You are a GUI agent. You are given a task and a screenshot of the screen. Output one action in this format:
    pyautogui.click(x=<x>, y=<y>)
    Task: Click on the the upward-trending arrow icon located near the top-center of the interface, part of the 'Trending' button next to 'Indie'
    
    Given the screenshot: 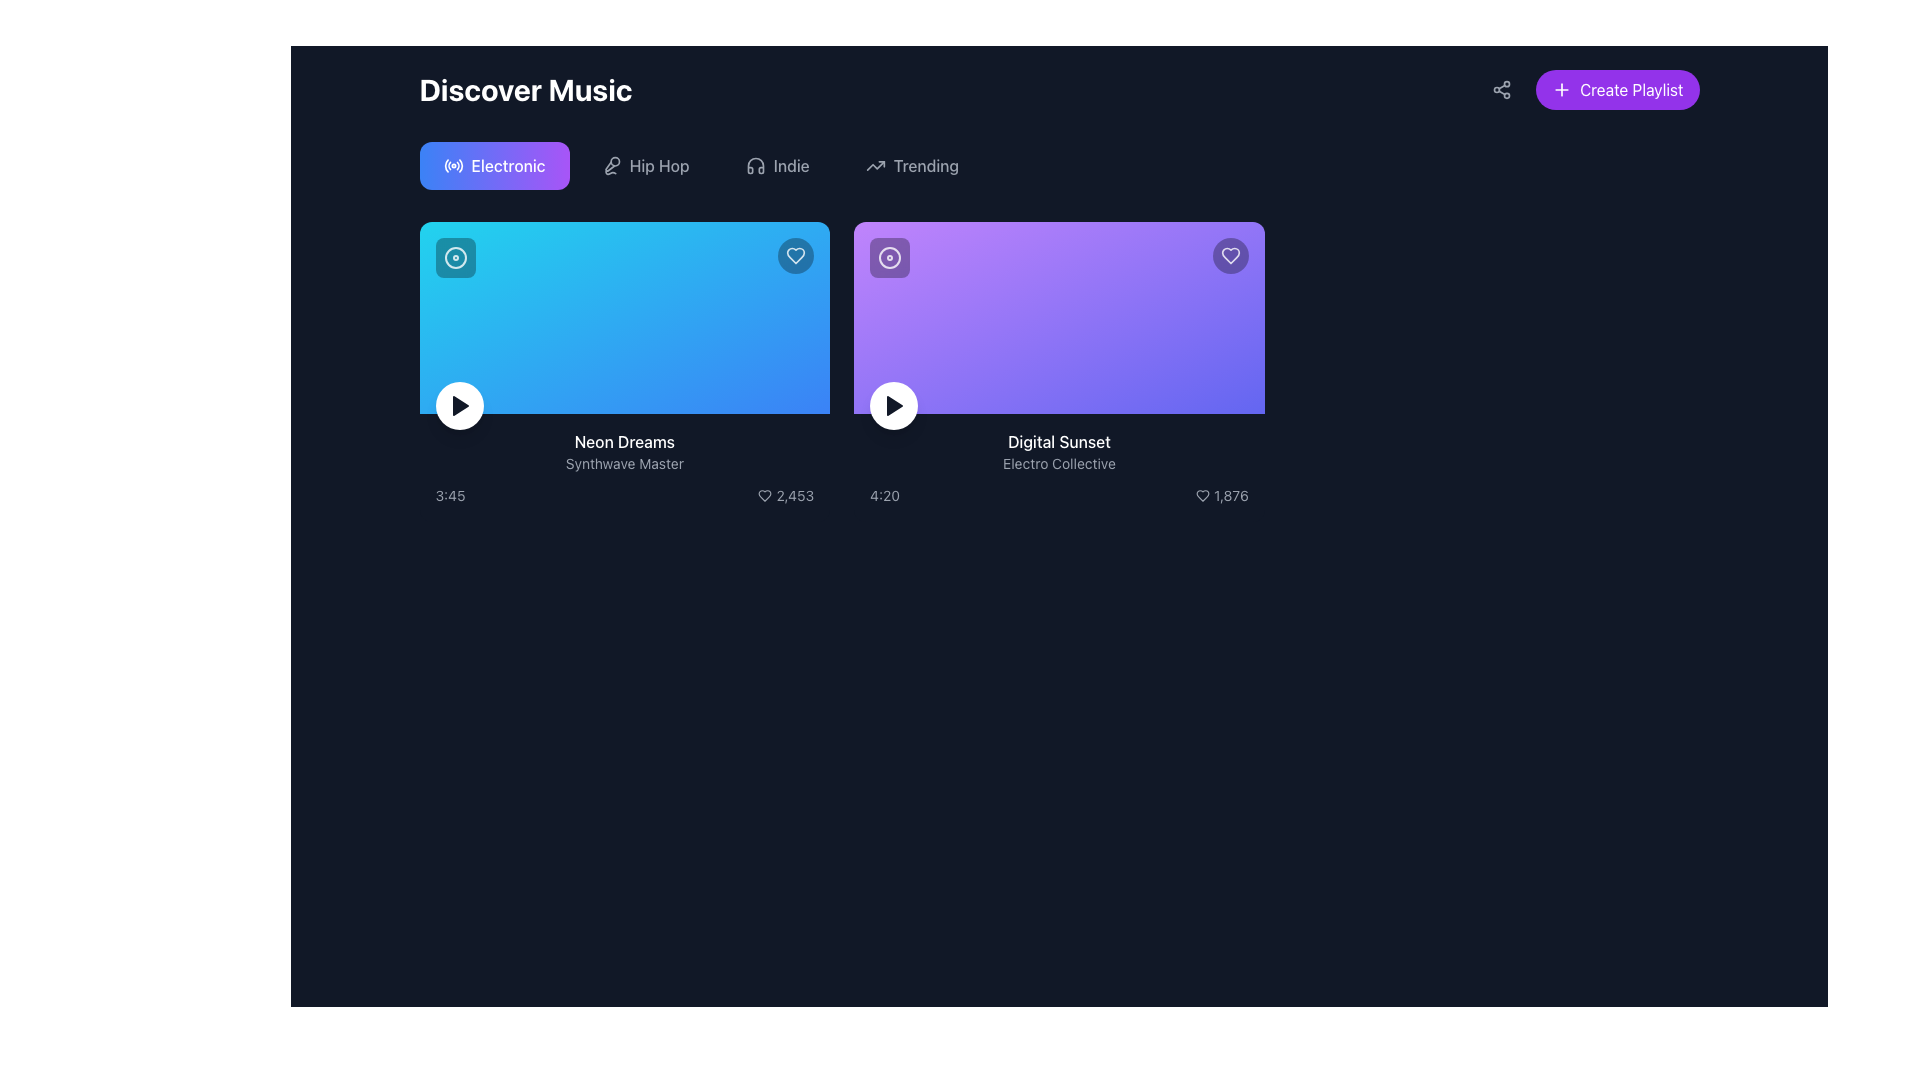 What is the action you would take?
    pyautogui.click(x=875, y=164)
    